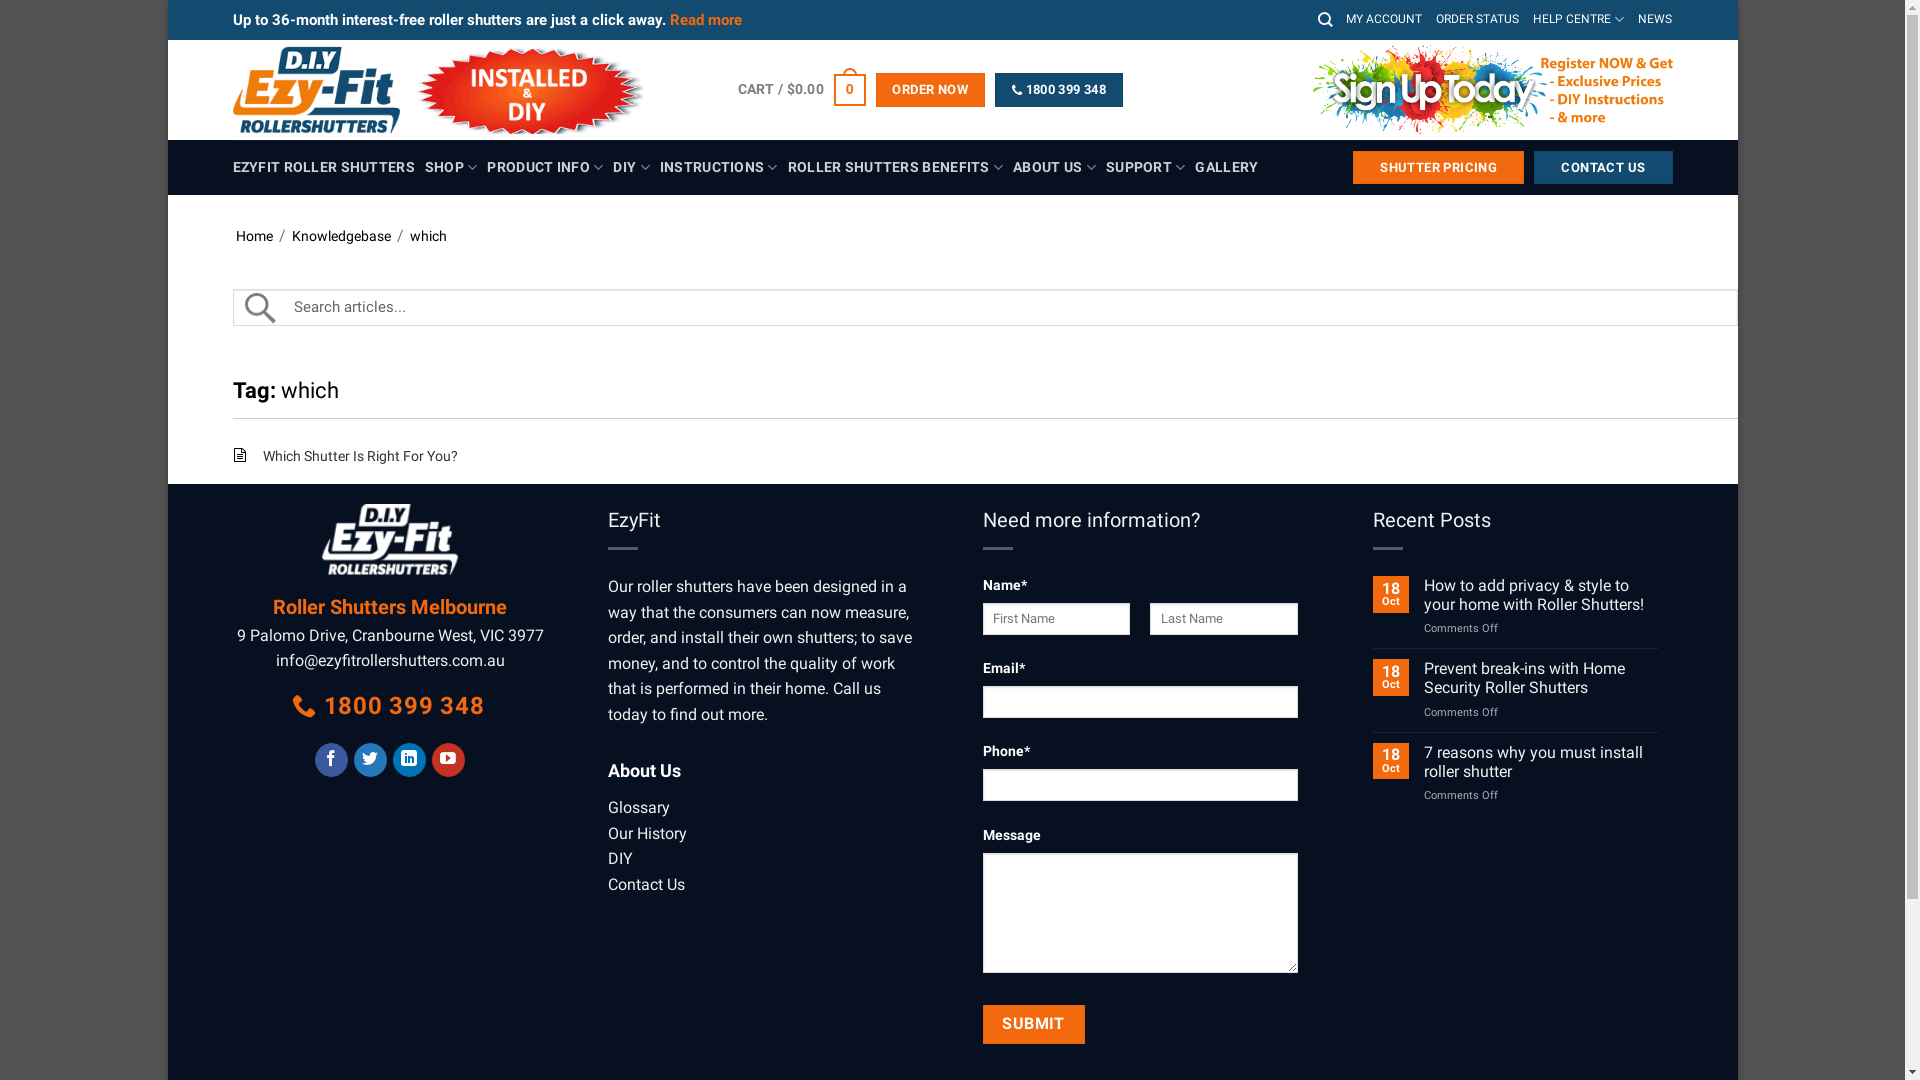 Image resolution: width=1920 pixels, height=1080 pixels. Describe the element at coordinates (253, 234) in the screenshot. I see `'Home'` at that location.